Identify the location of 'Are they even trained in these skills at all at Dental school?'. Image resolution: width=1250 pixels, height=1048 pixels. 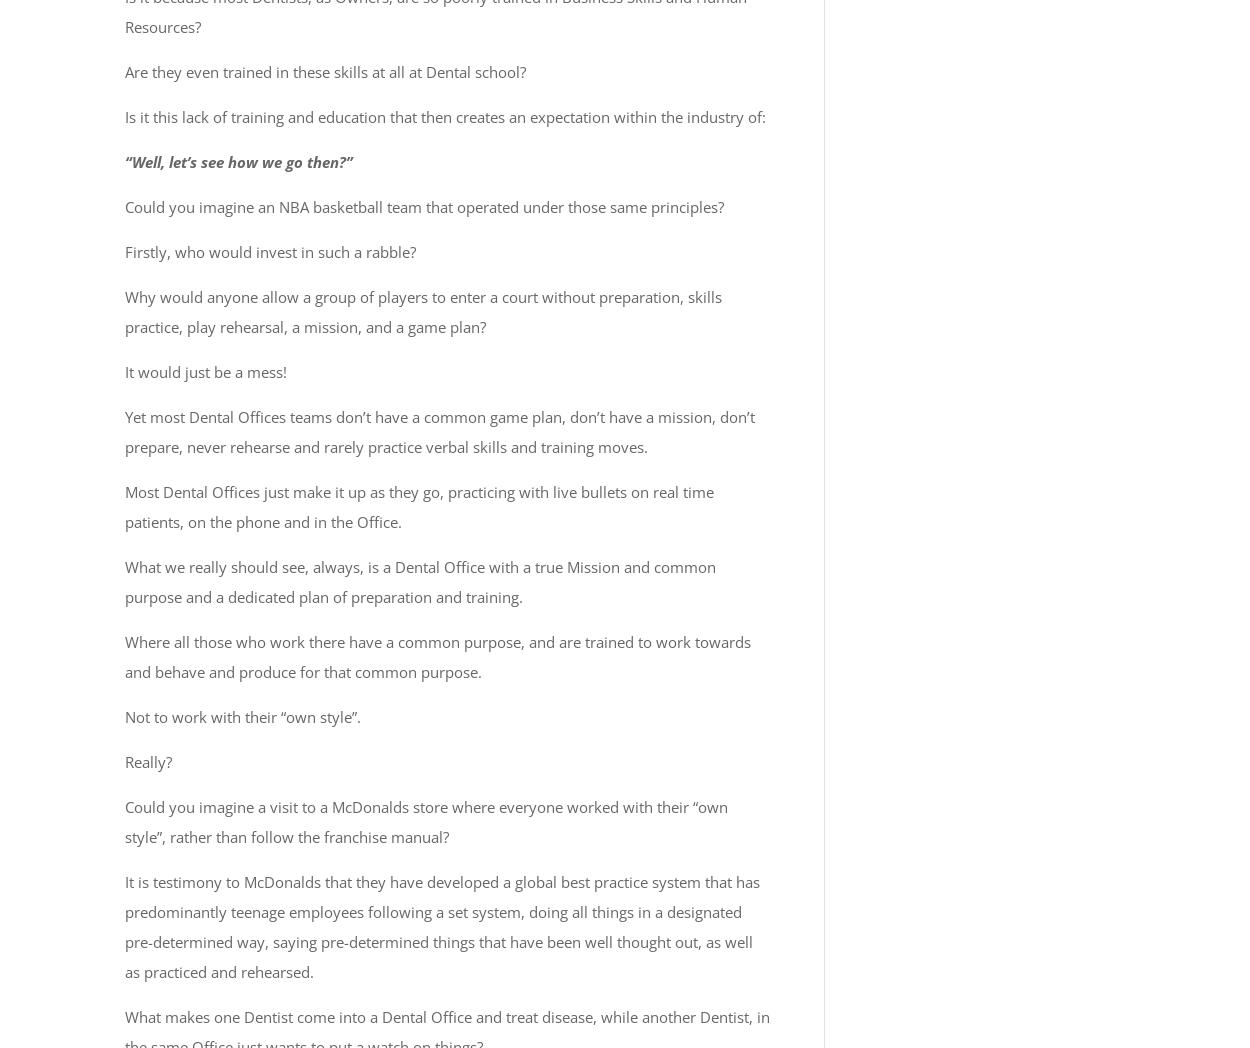
(324, 71).